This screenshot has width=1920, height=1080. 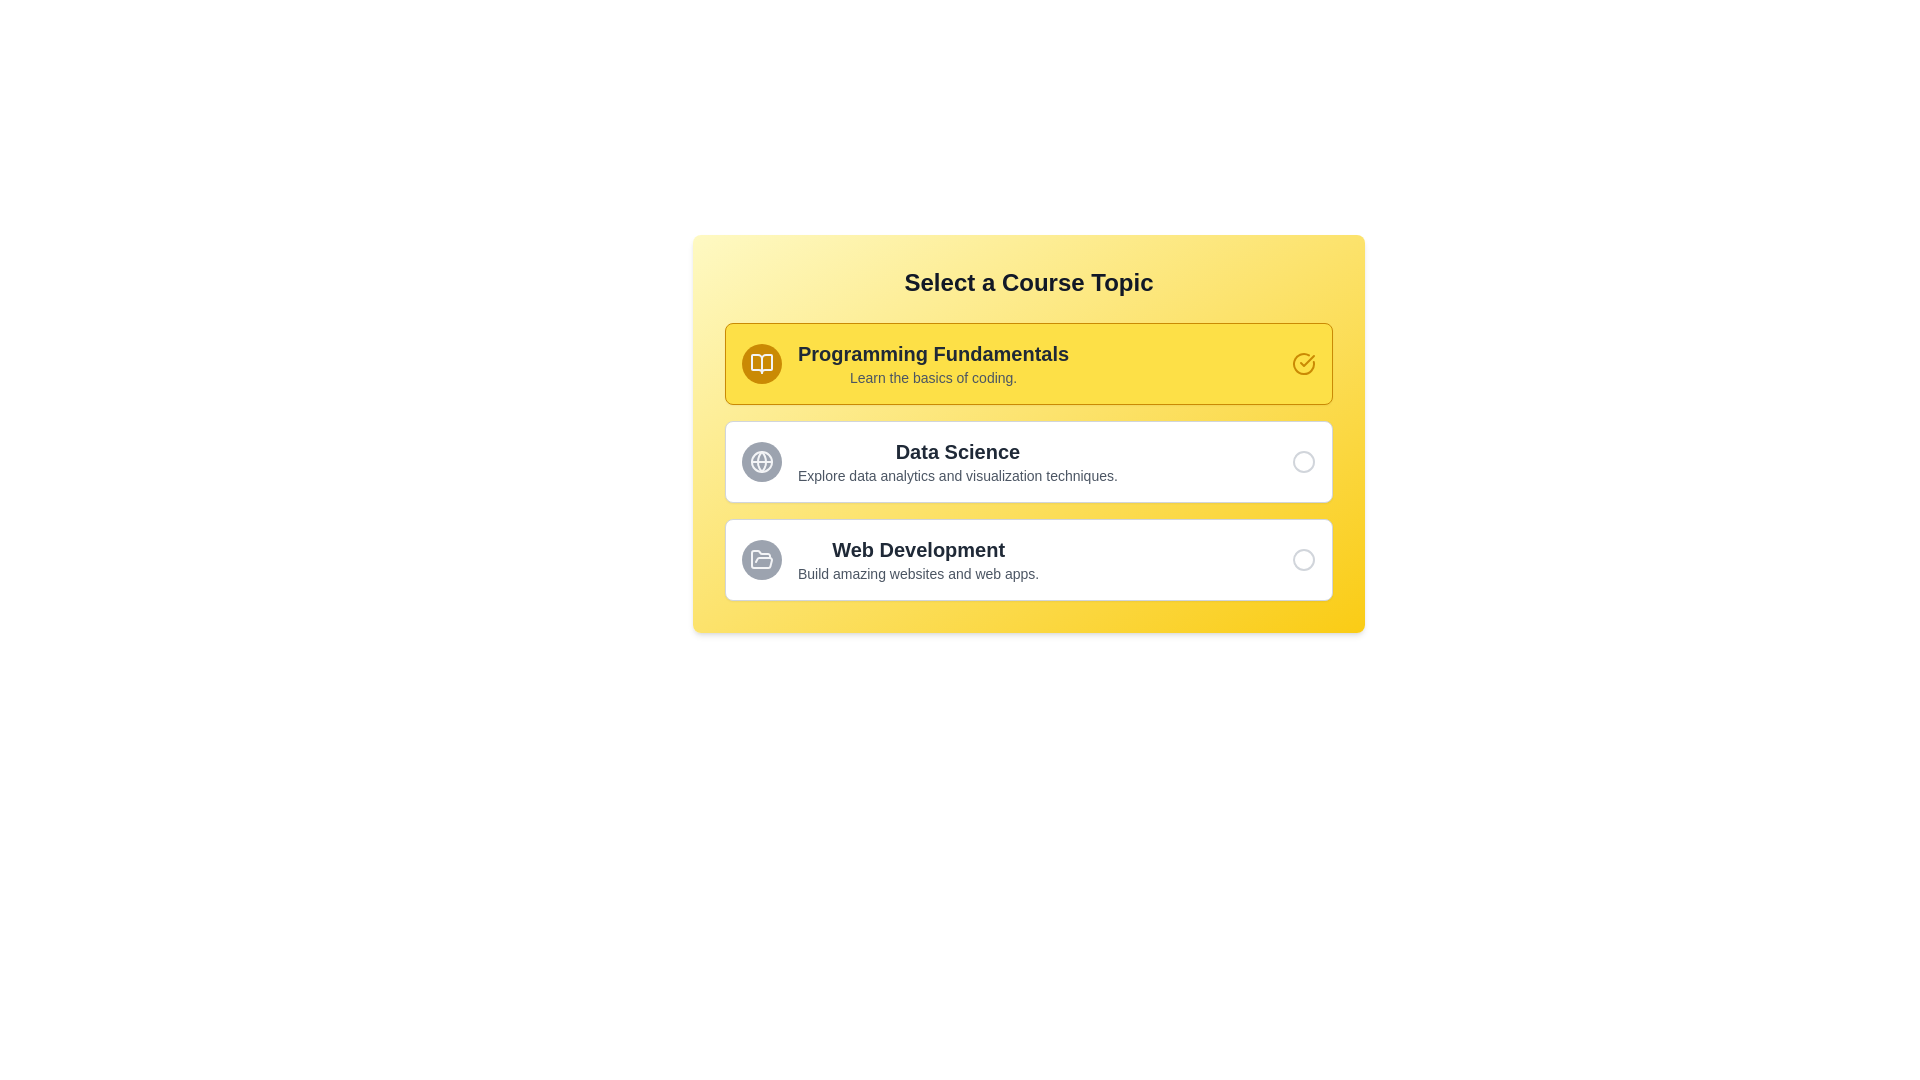 What do you see at coordinates (956, 462) in the screenshot?
I see `details of the Text Block containing 'Data Science' and 'Explore data analytics and visualization techniques.'` at bounding box center [956, 462].